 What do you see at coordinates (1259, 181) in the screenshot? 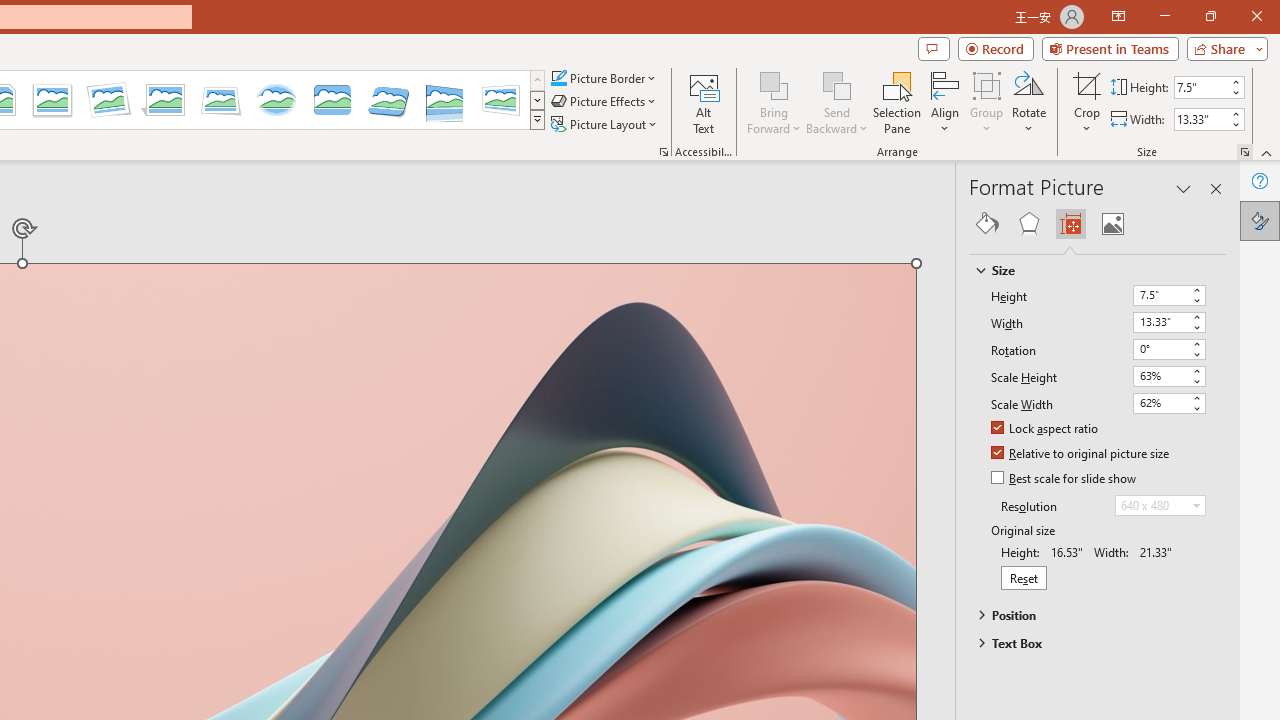
I see `'Help'` at bounding box center [1259, 181].